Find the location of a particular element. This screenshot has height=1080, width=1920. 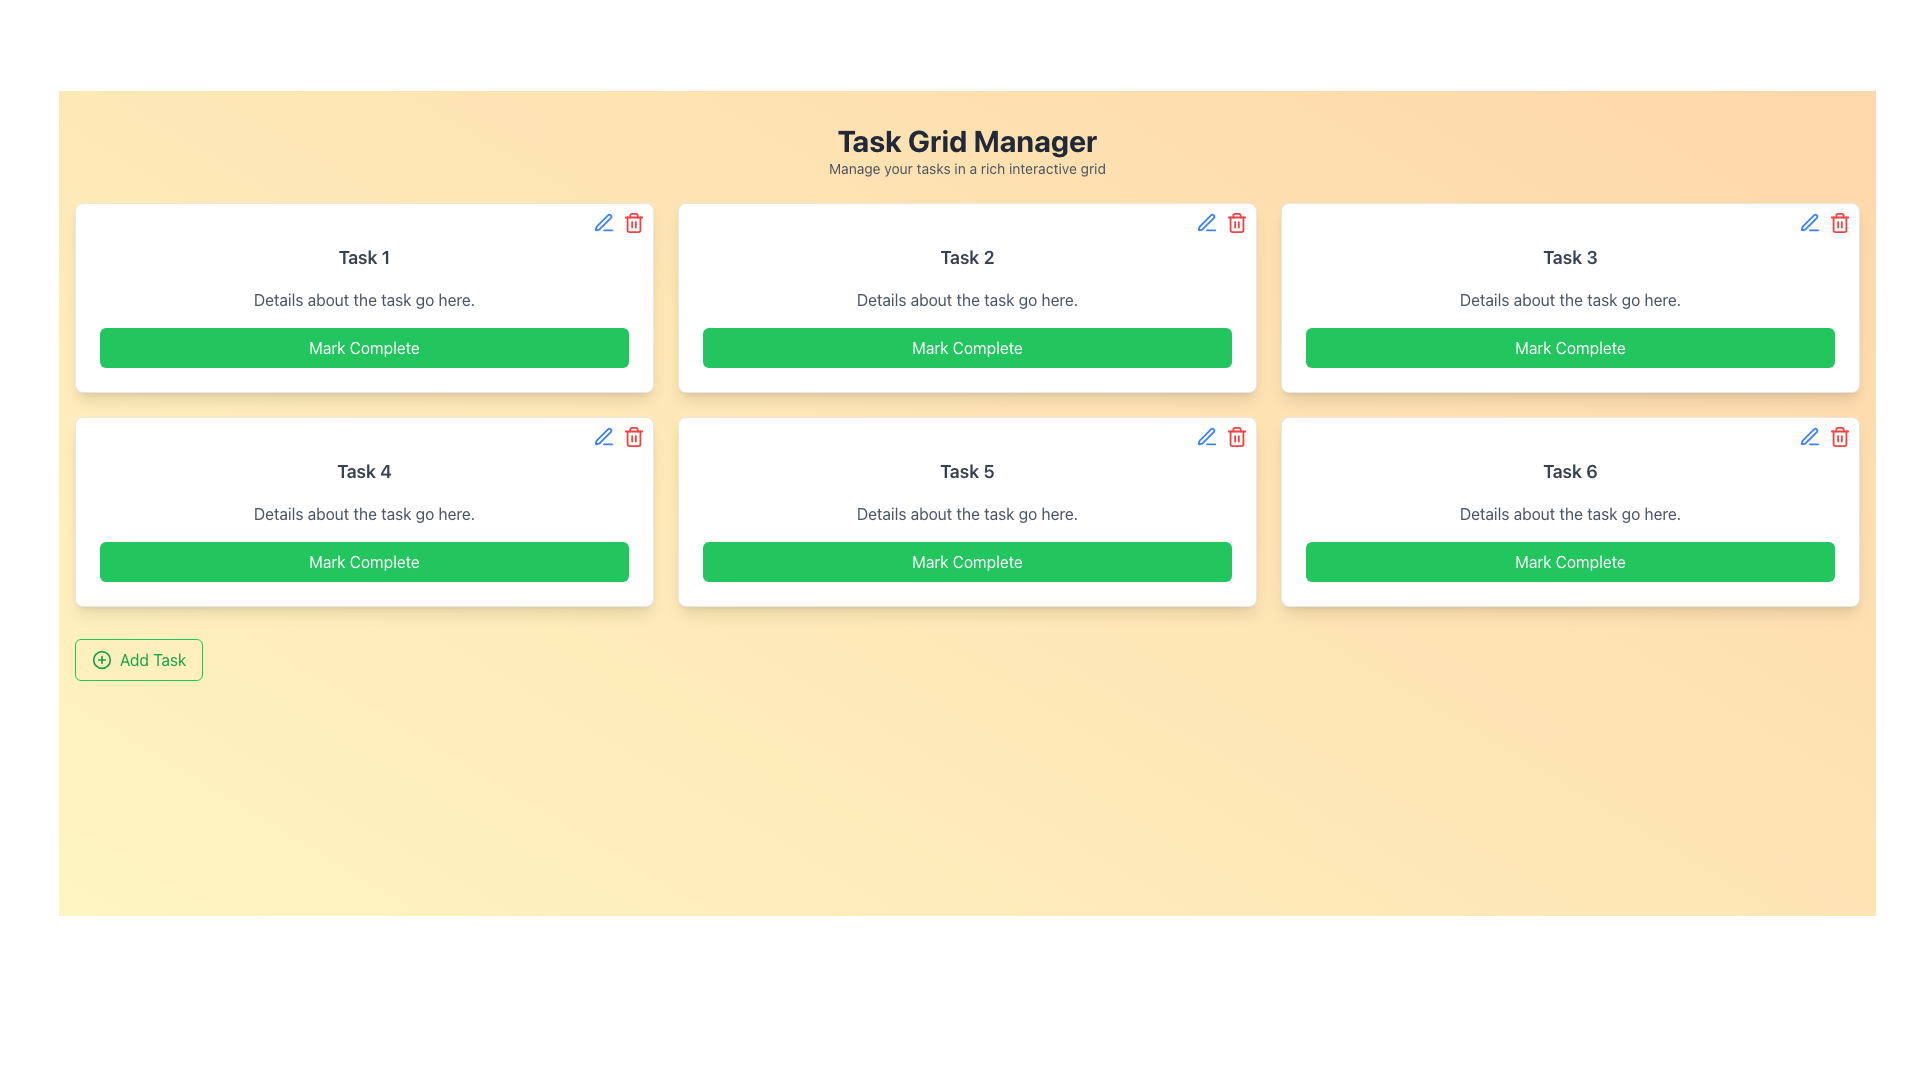

the static text label that displays the title of the corresponding task, located in the sixth card of the task grid in the bottom-right corner is located at coordinates (1569, 471).